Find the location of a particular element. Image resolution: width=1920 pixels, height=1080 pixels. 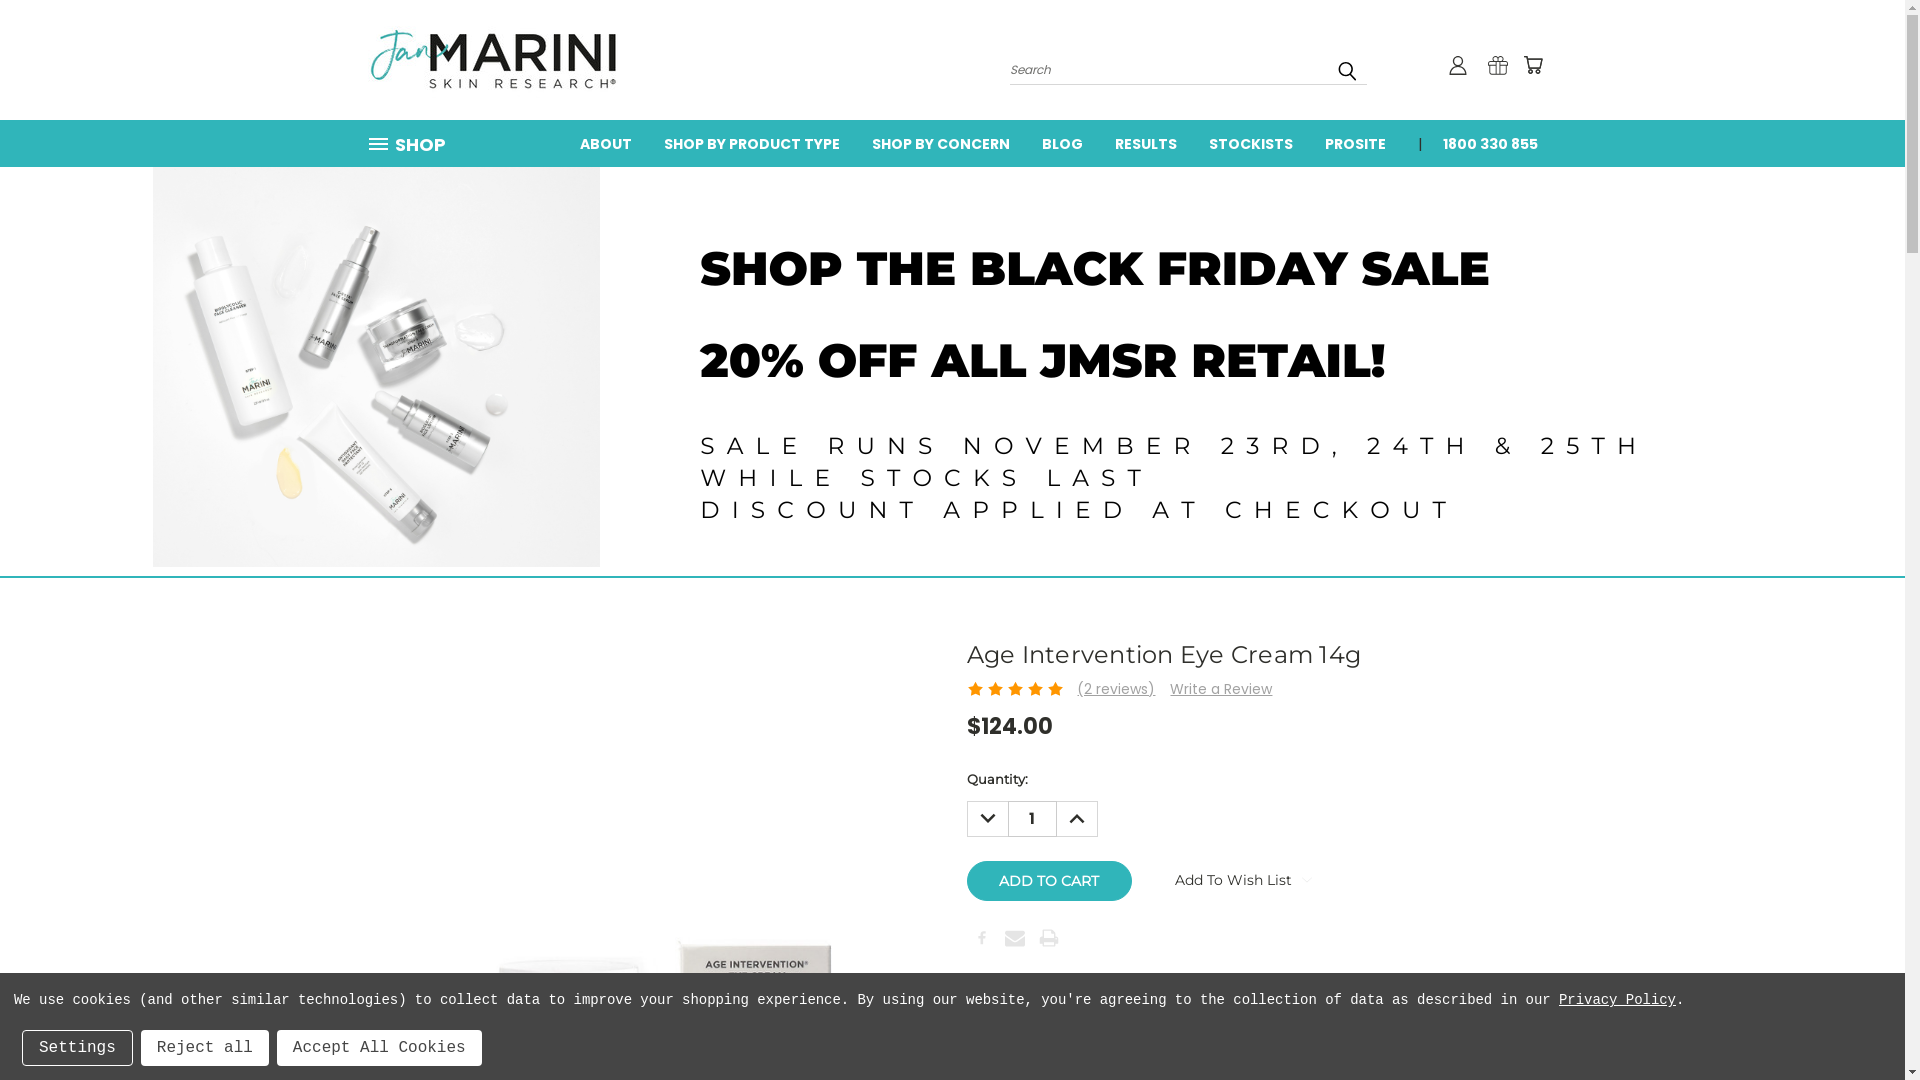

'STOCKISTS' is located at coordinates (1191, 141).